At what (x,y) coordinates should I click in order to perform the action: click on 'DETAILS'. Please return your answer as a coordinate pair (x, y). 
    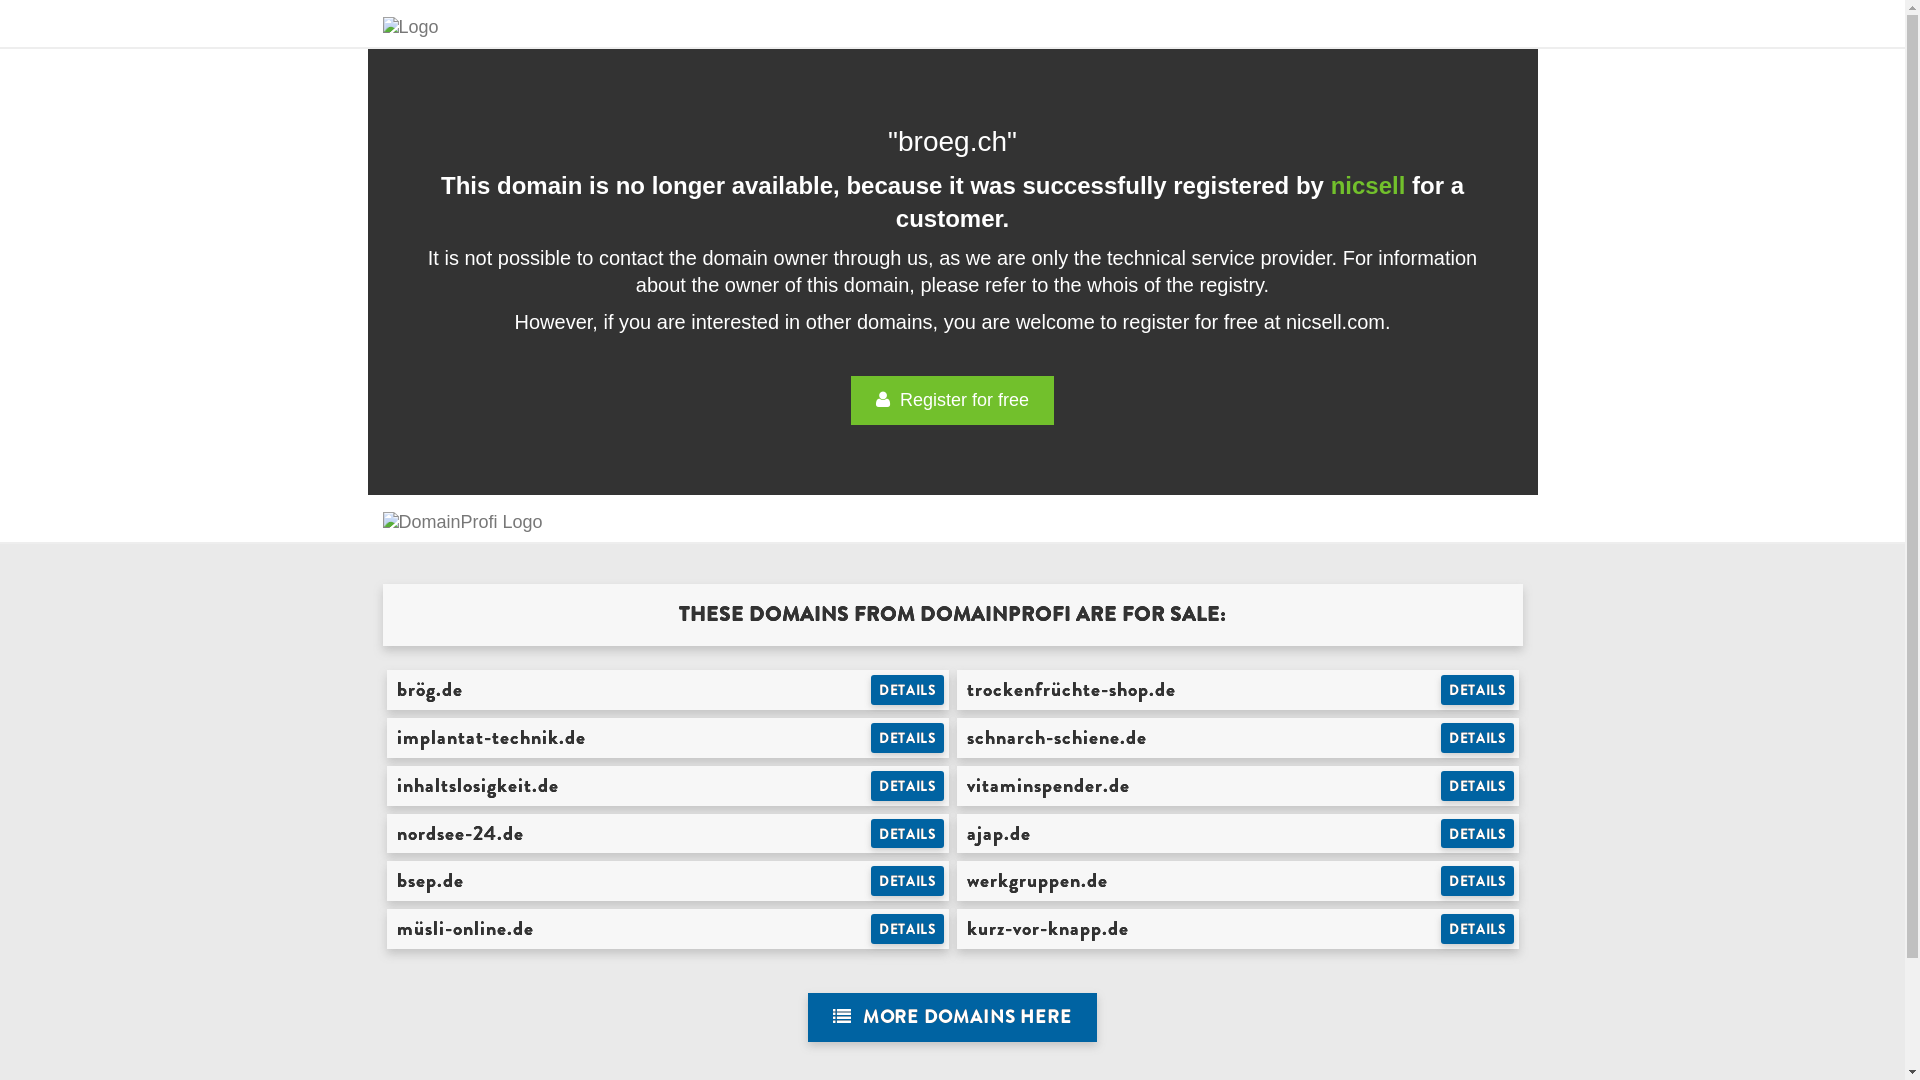
    Looking at the image, I should click on (906, 833).